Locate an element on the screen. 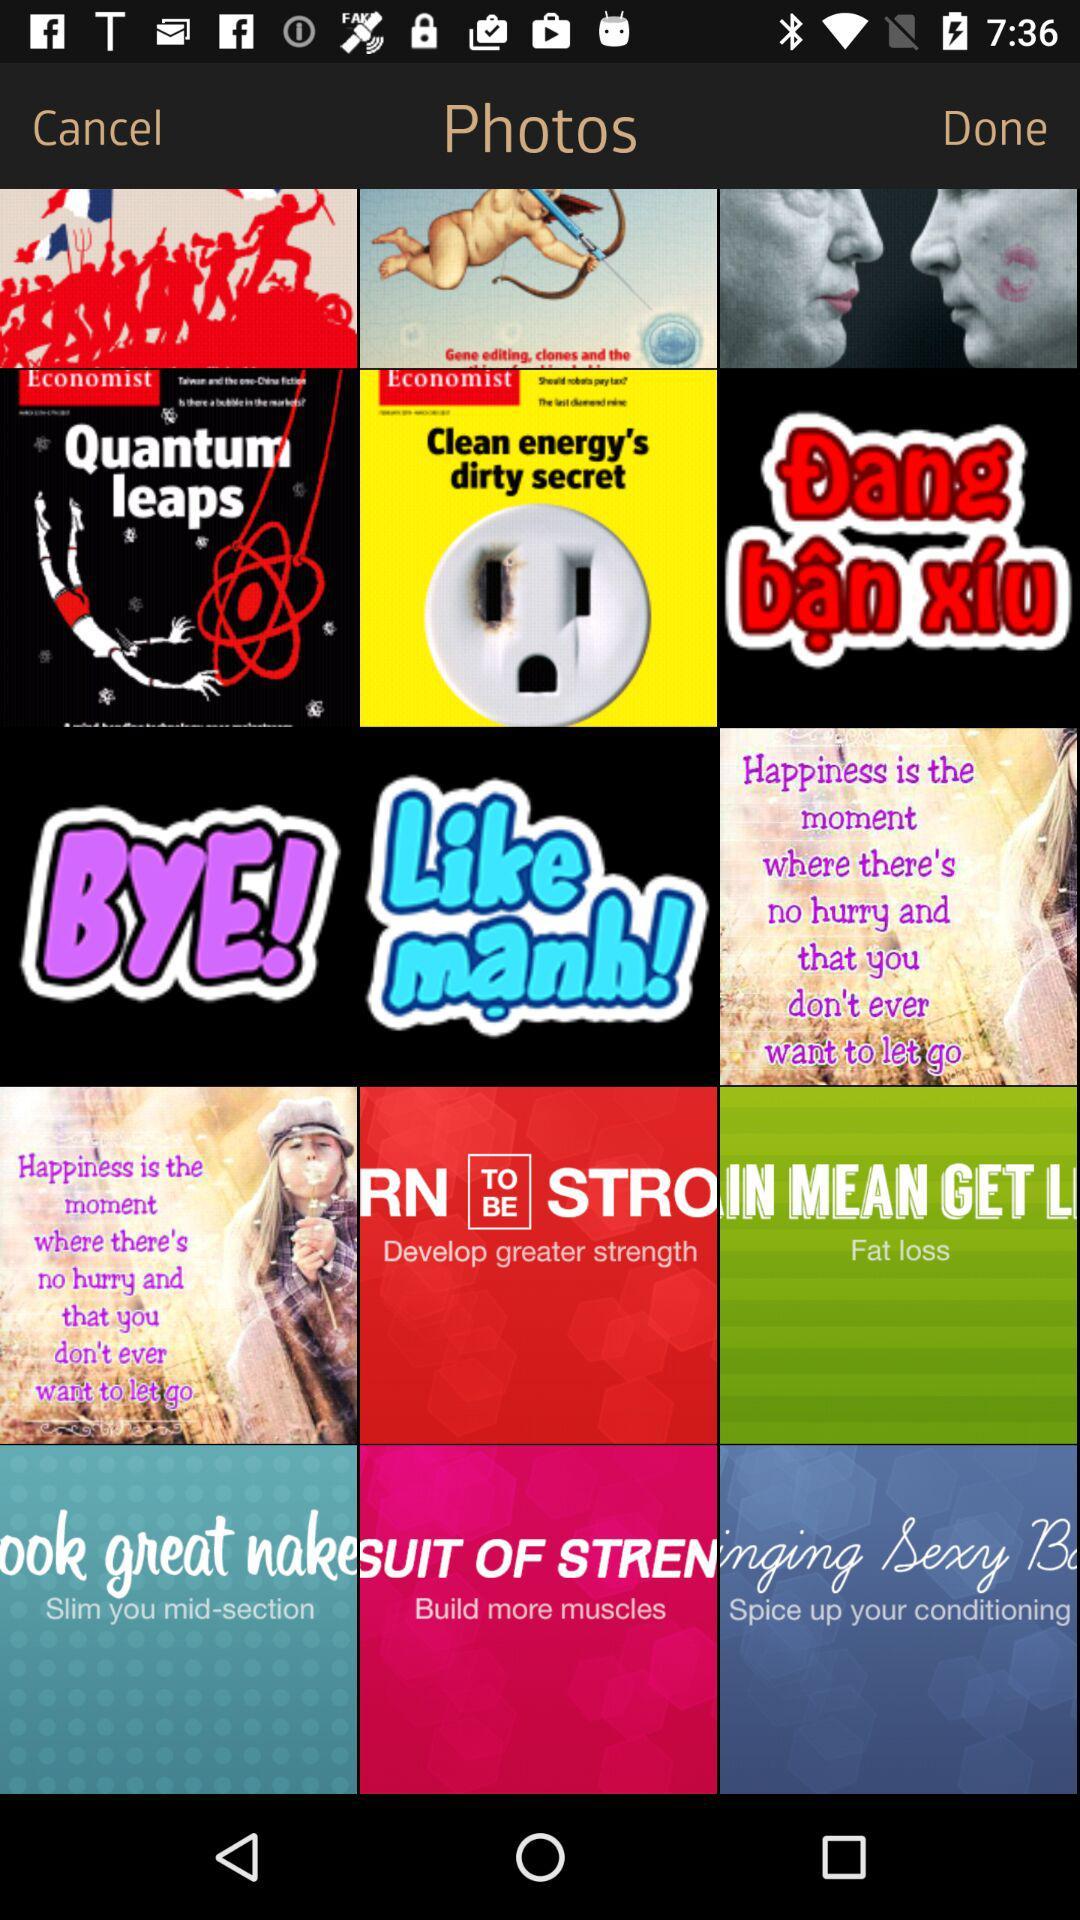  the photos icon is located at coordinates (540, 124).